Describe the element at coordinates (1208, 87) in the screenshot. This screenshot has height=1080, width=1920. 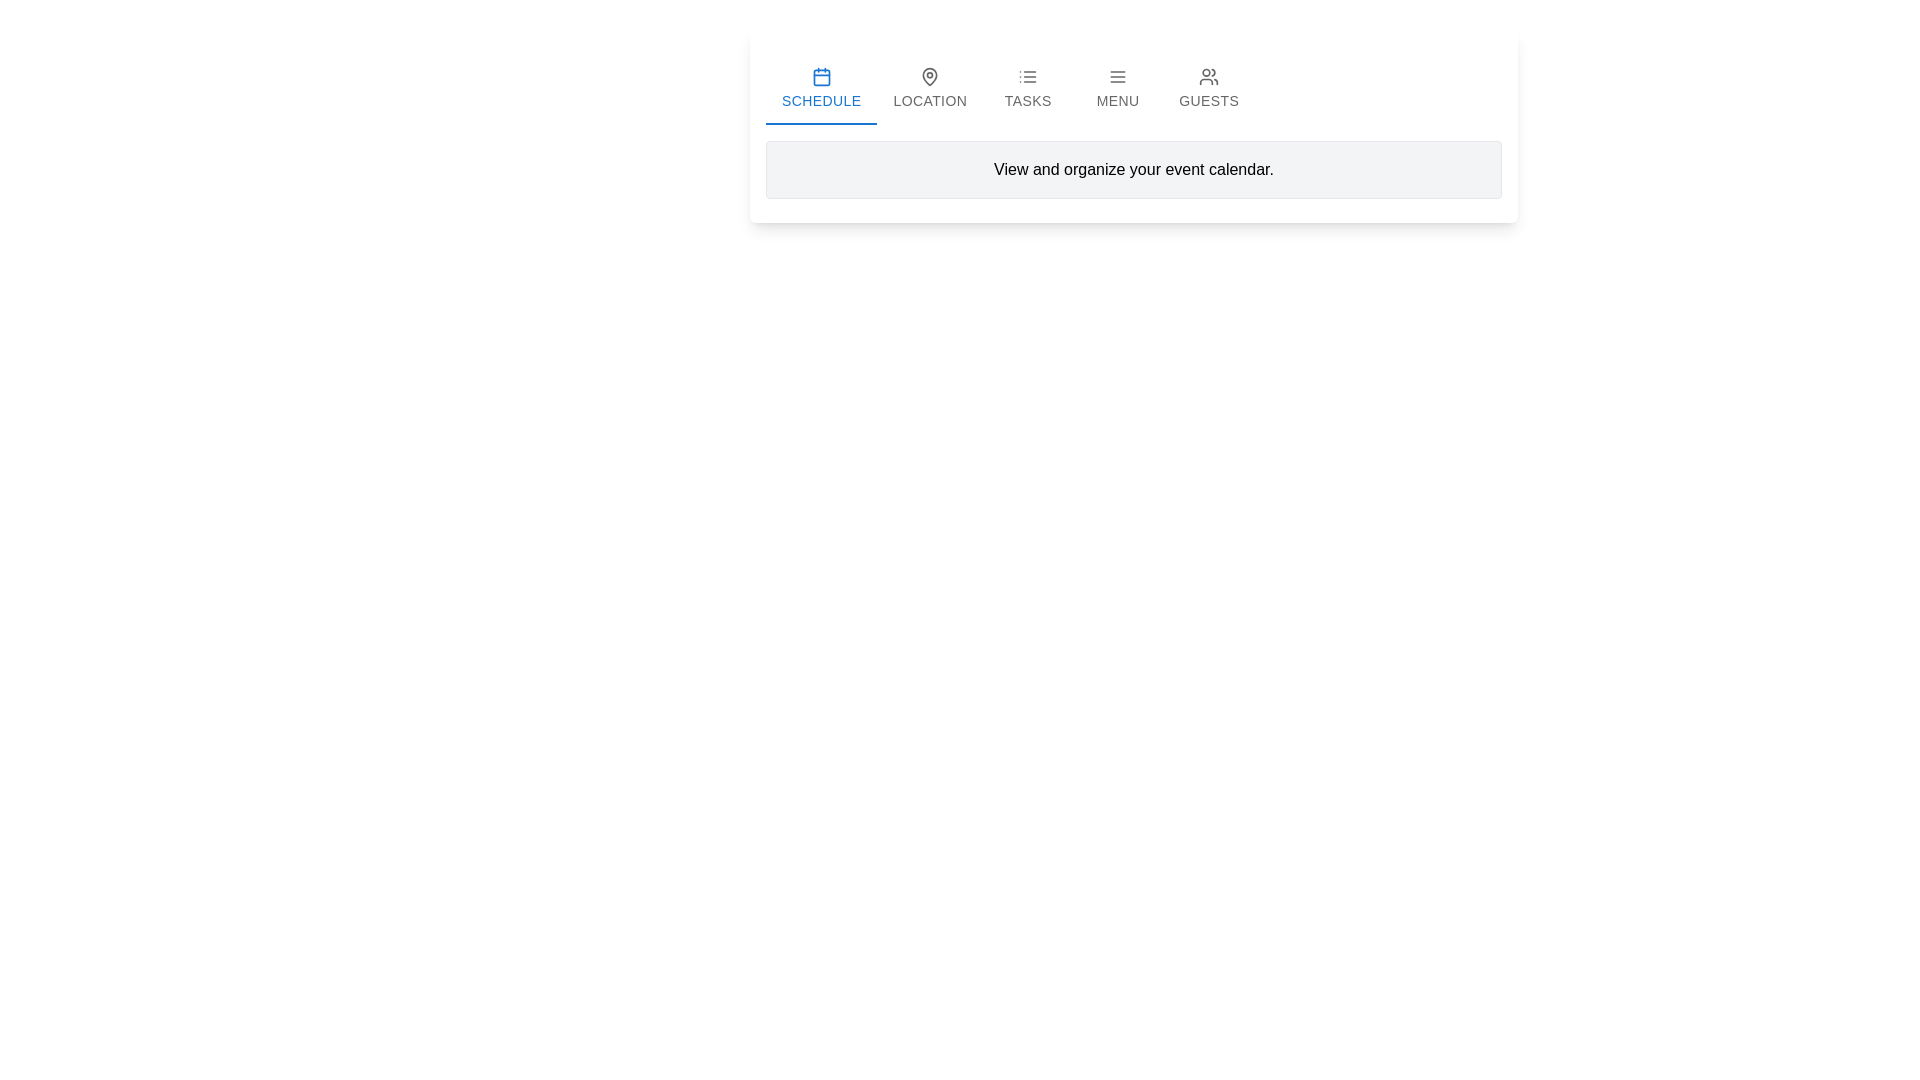
I see `the 'Guests' button tab, which is the fifth tab in the horizontal navigation bar` at that location.